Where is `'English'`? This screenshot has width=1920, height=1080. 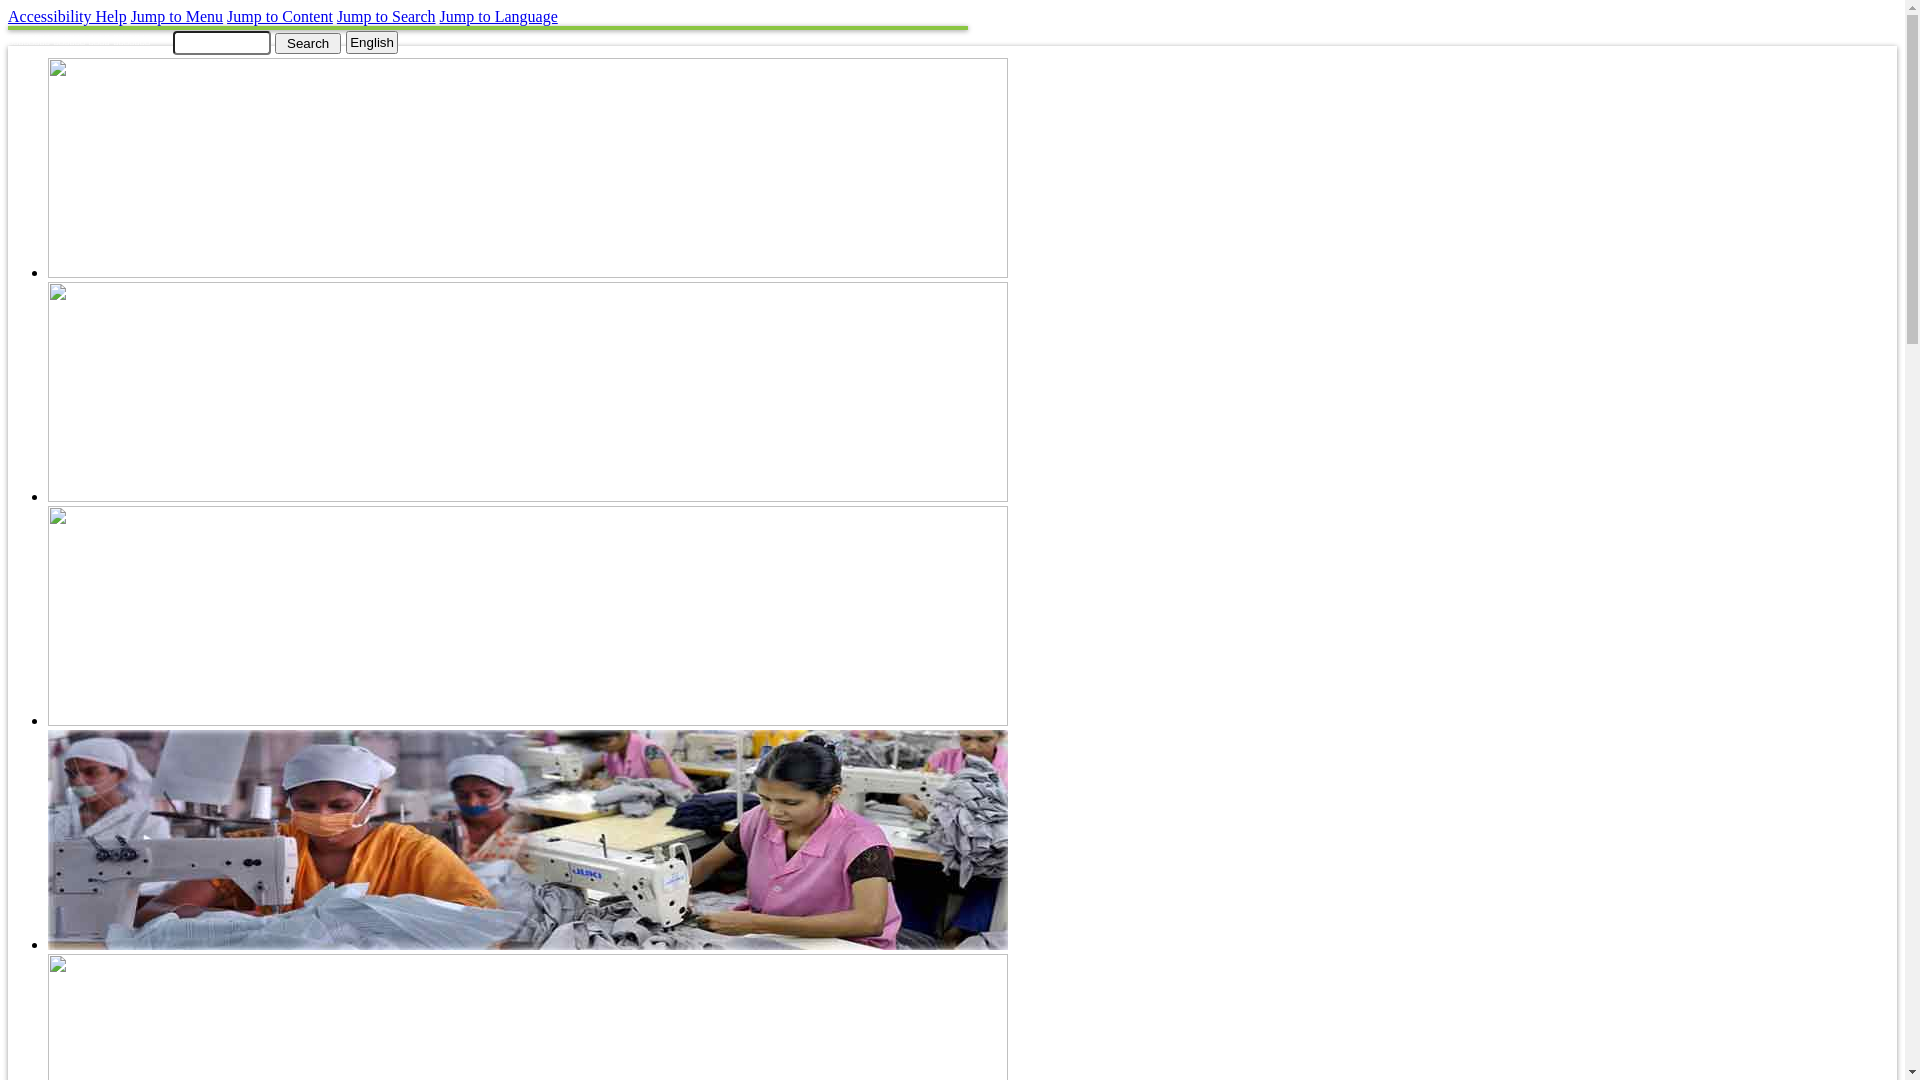 'English' is located at coordinates (372, 42).